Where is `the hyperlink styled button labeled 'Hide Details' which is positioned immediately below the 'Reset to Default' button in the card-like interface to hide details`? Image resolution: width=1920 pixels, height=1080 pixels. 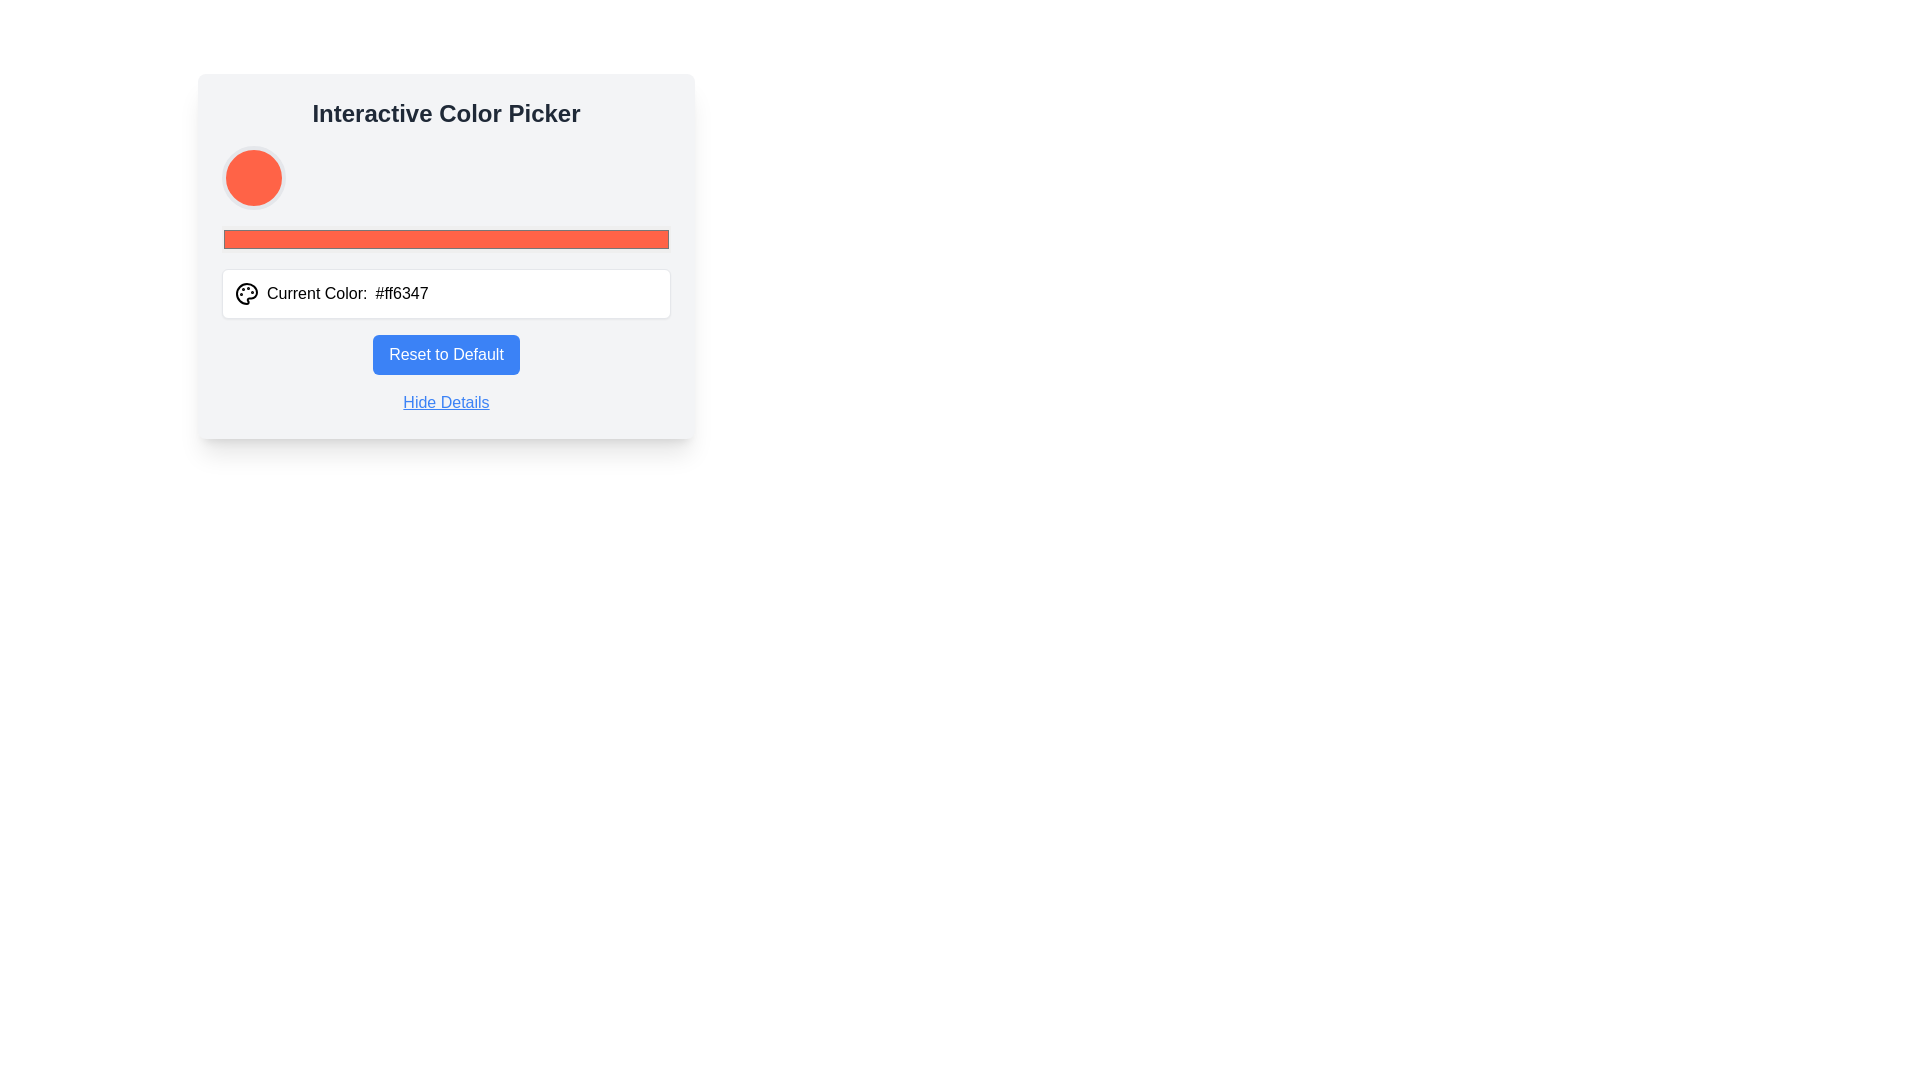
the hyperlink styled button labeled 'Hide Details' which is positioned immediately below the 'Reset to Default' button in the card-like interface to hide details is located at coordinates (445, 402).